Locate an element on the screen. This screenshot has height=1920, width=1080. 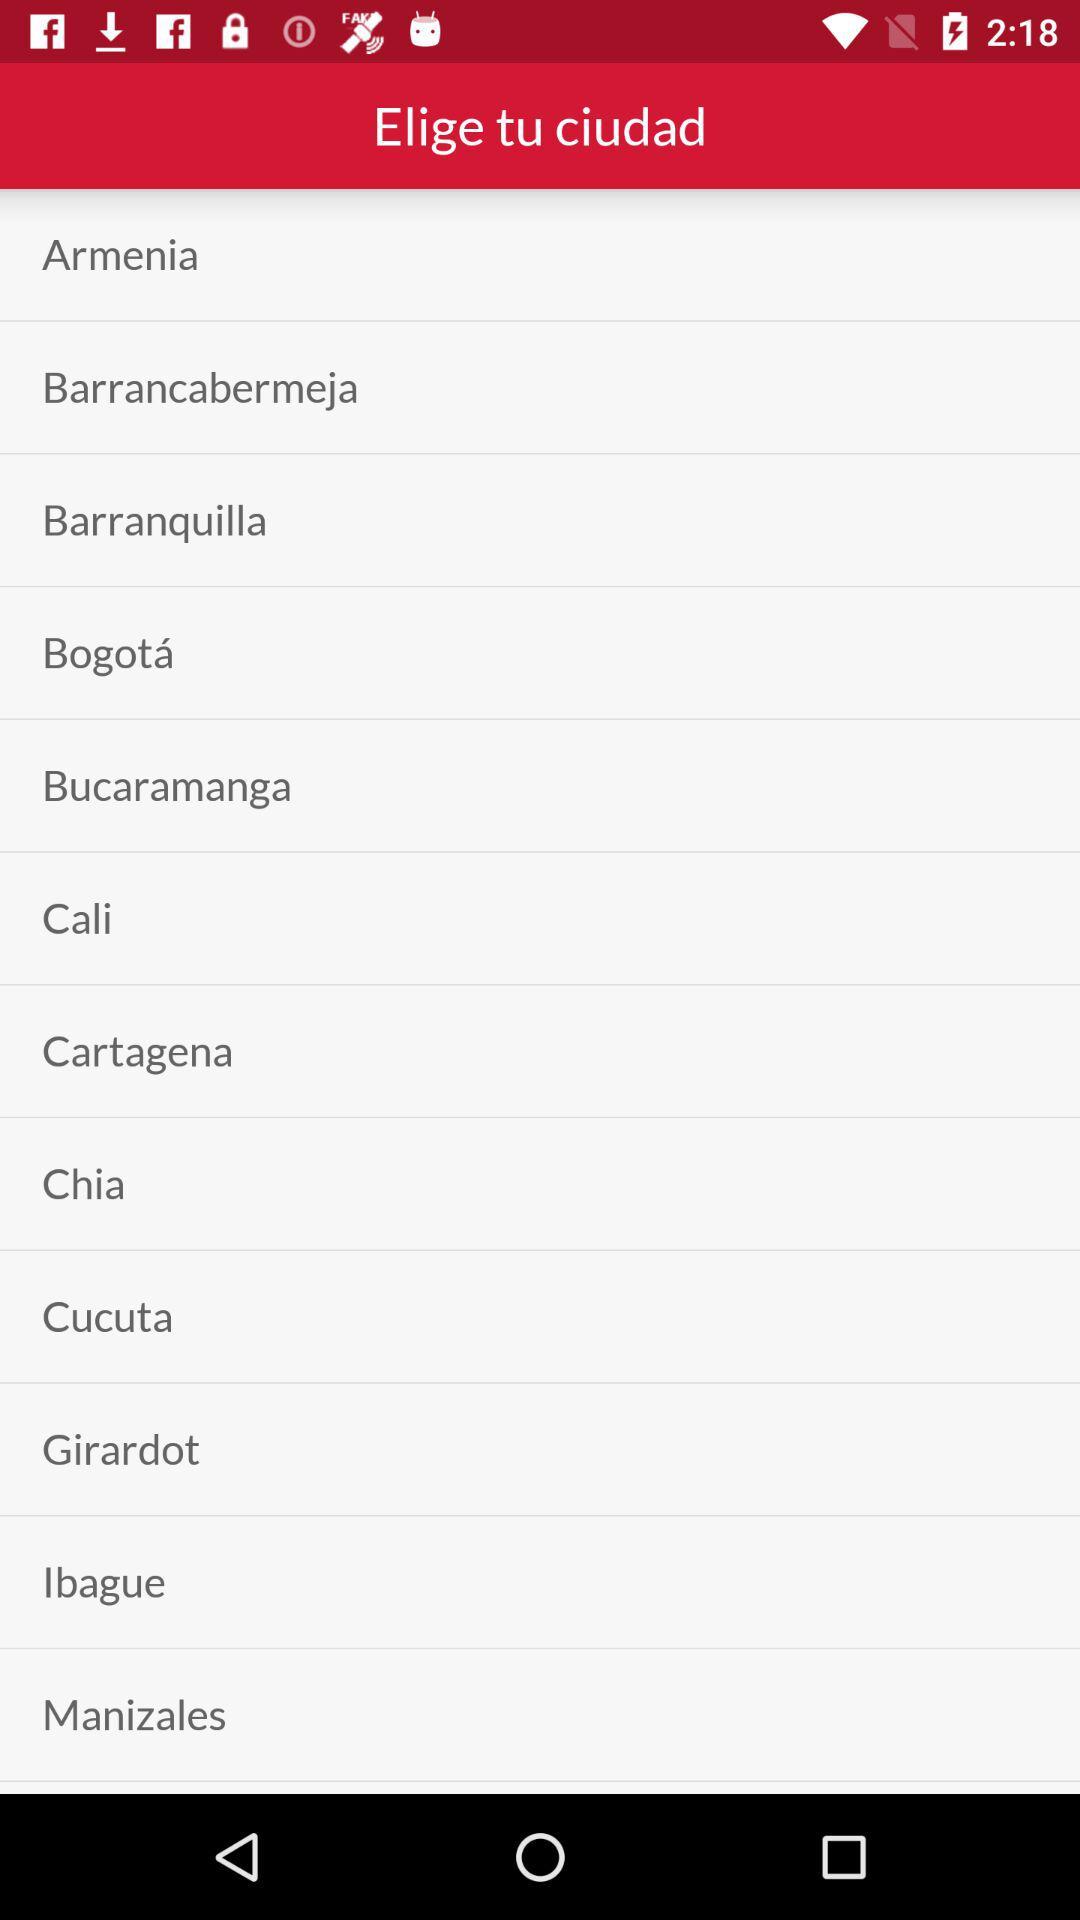
the chia is located at coordinates (82, 1183).